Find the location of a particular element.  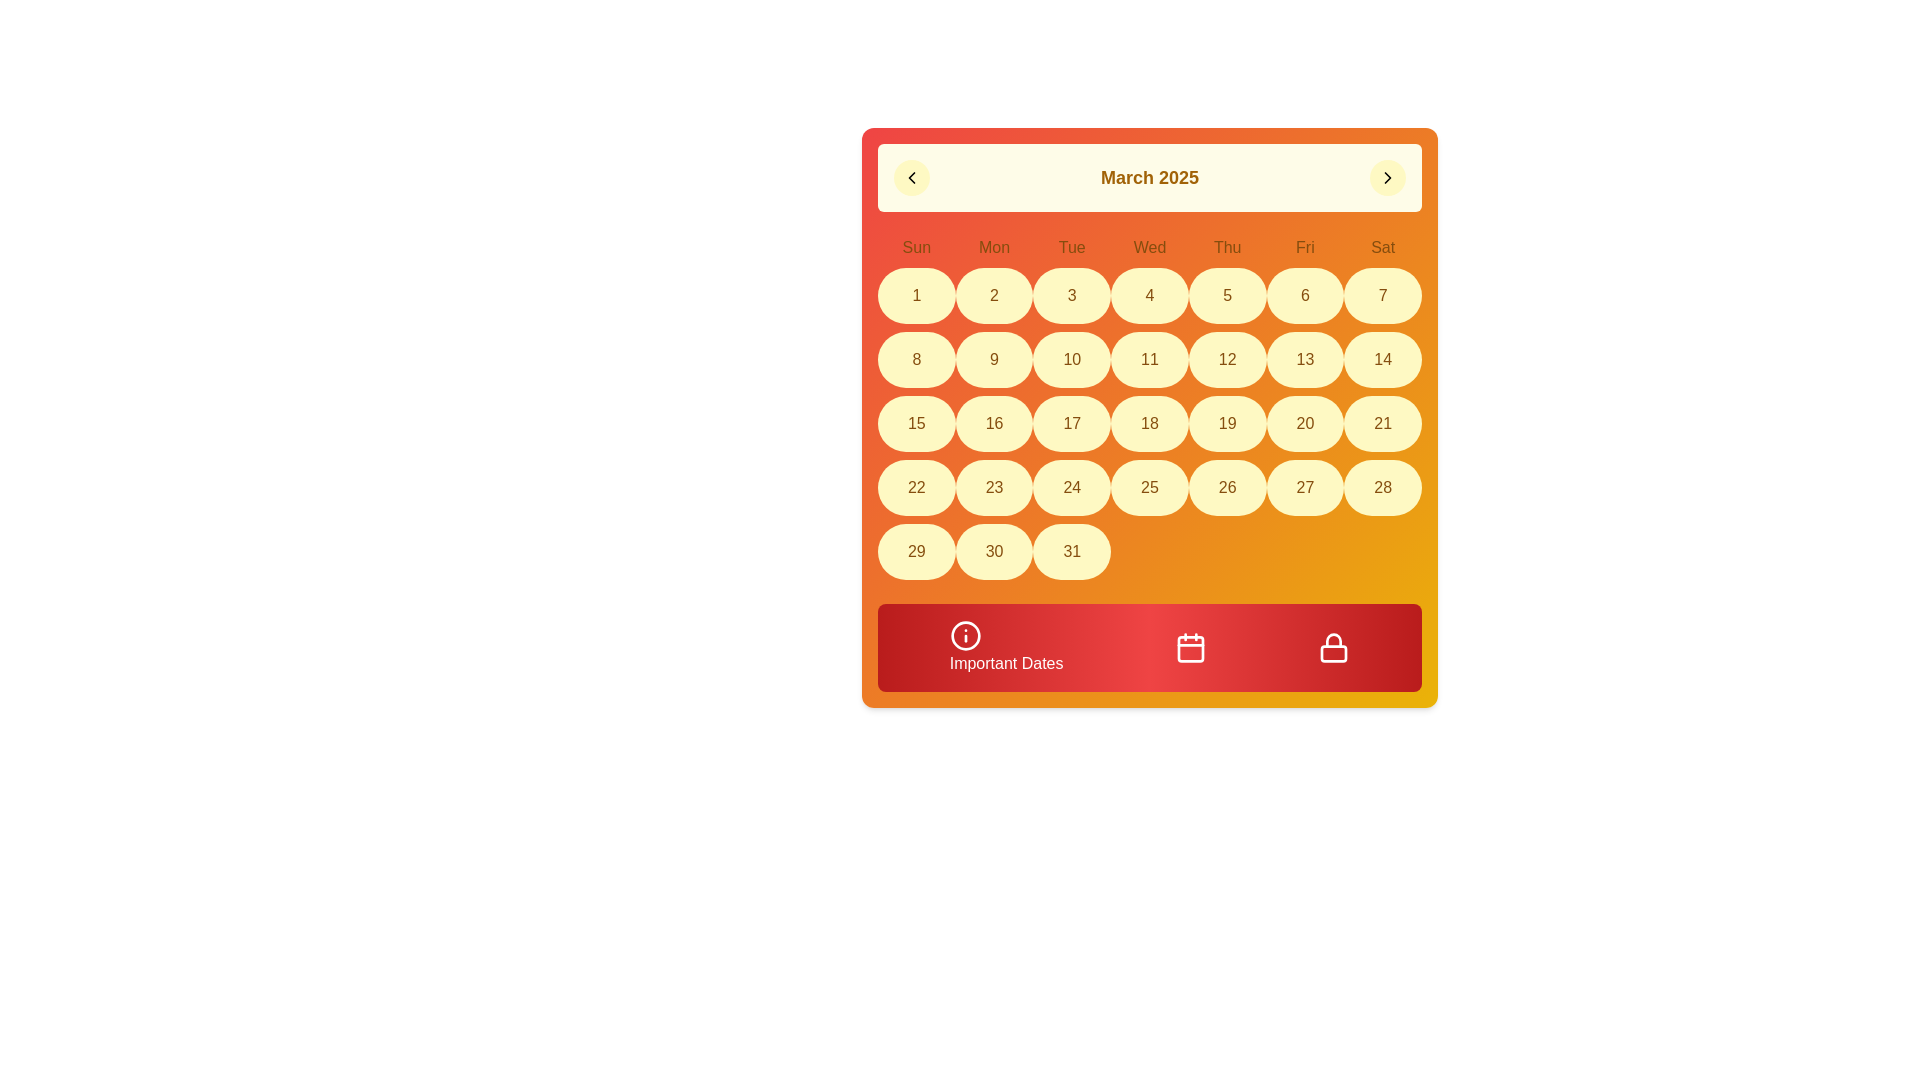

the calendar date button representing the 8th day is located at coordinates (915, 358).